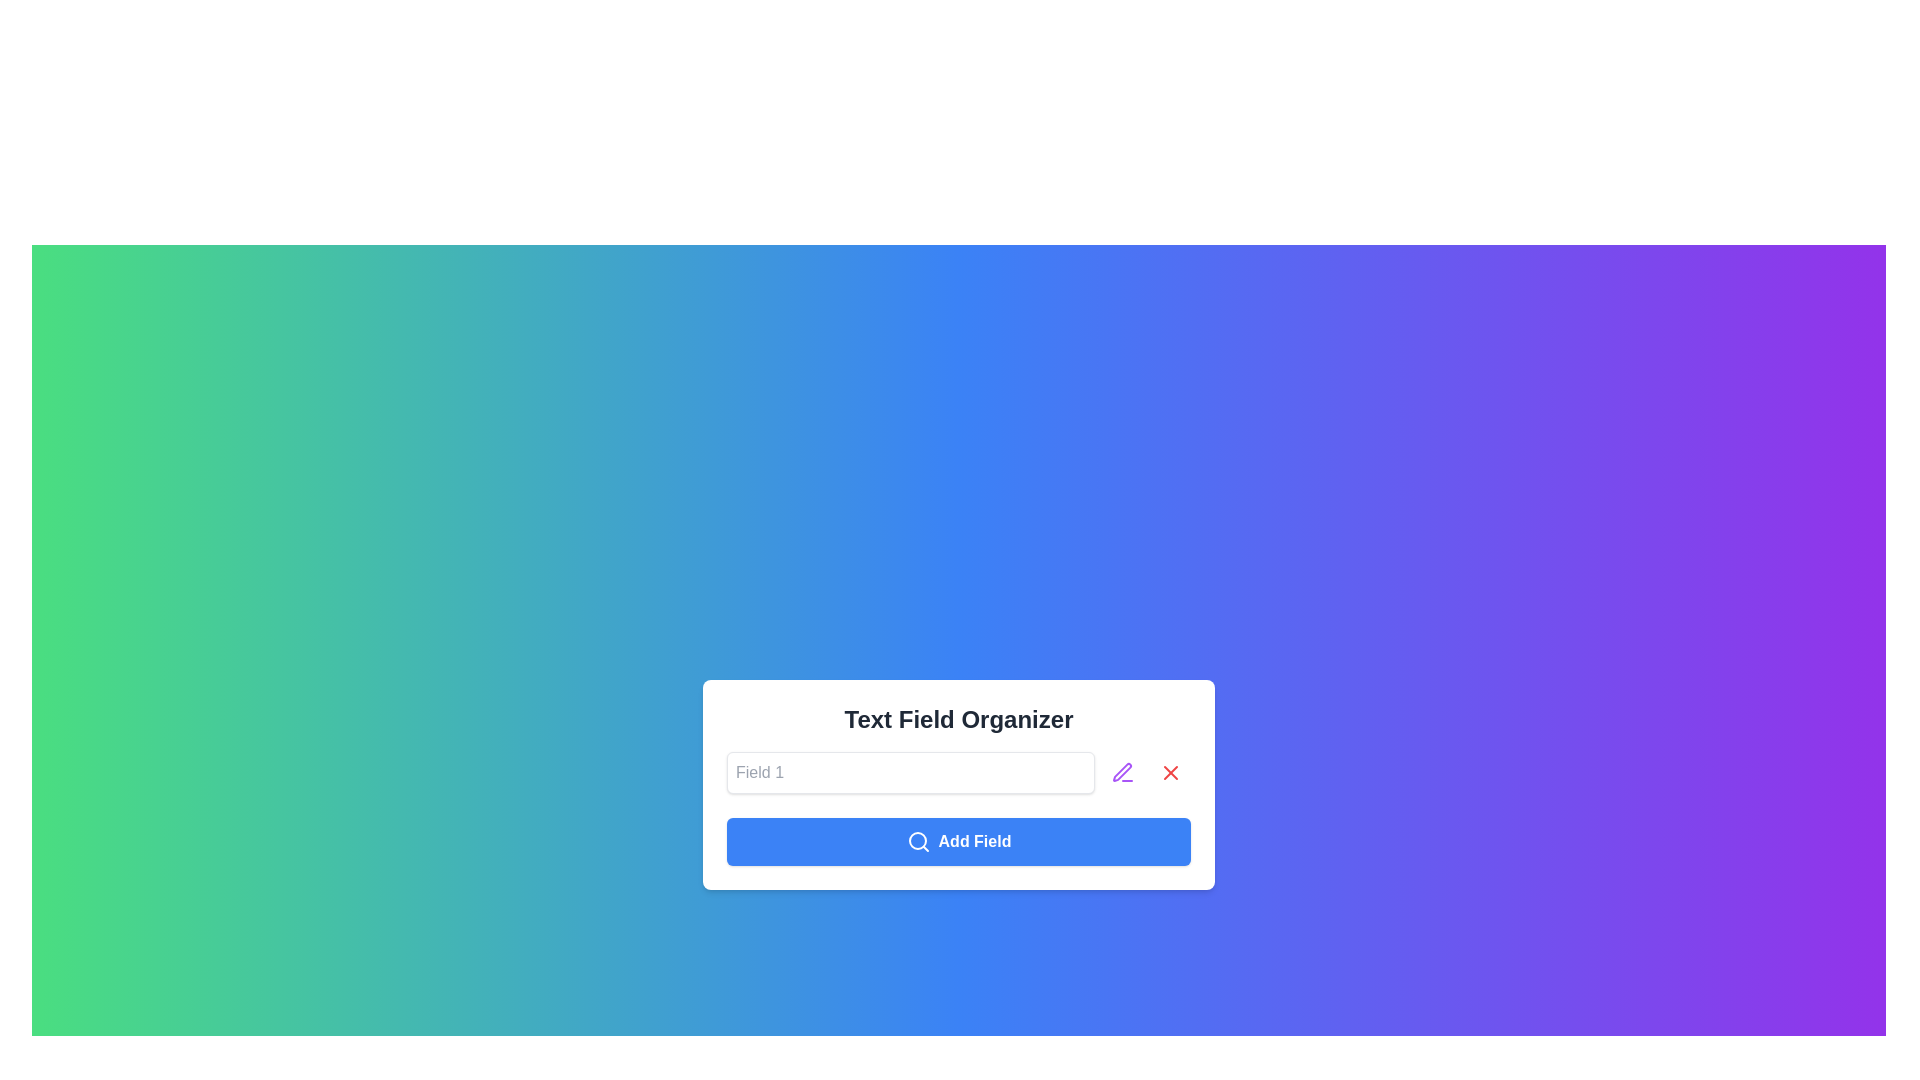 This screenshot has width=1920, height=1080. I want to click on the close button icon located to the far-right of the text field in the 'Text Field Organizer' card, so click(1171, 771).